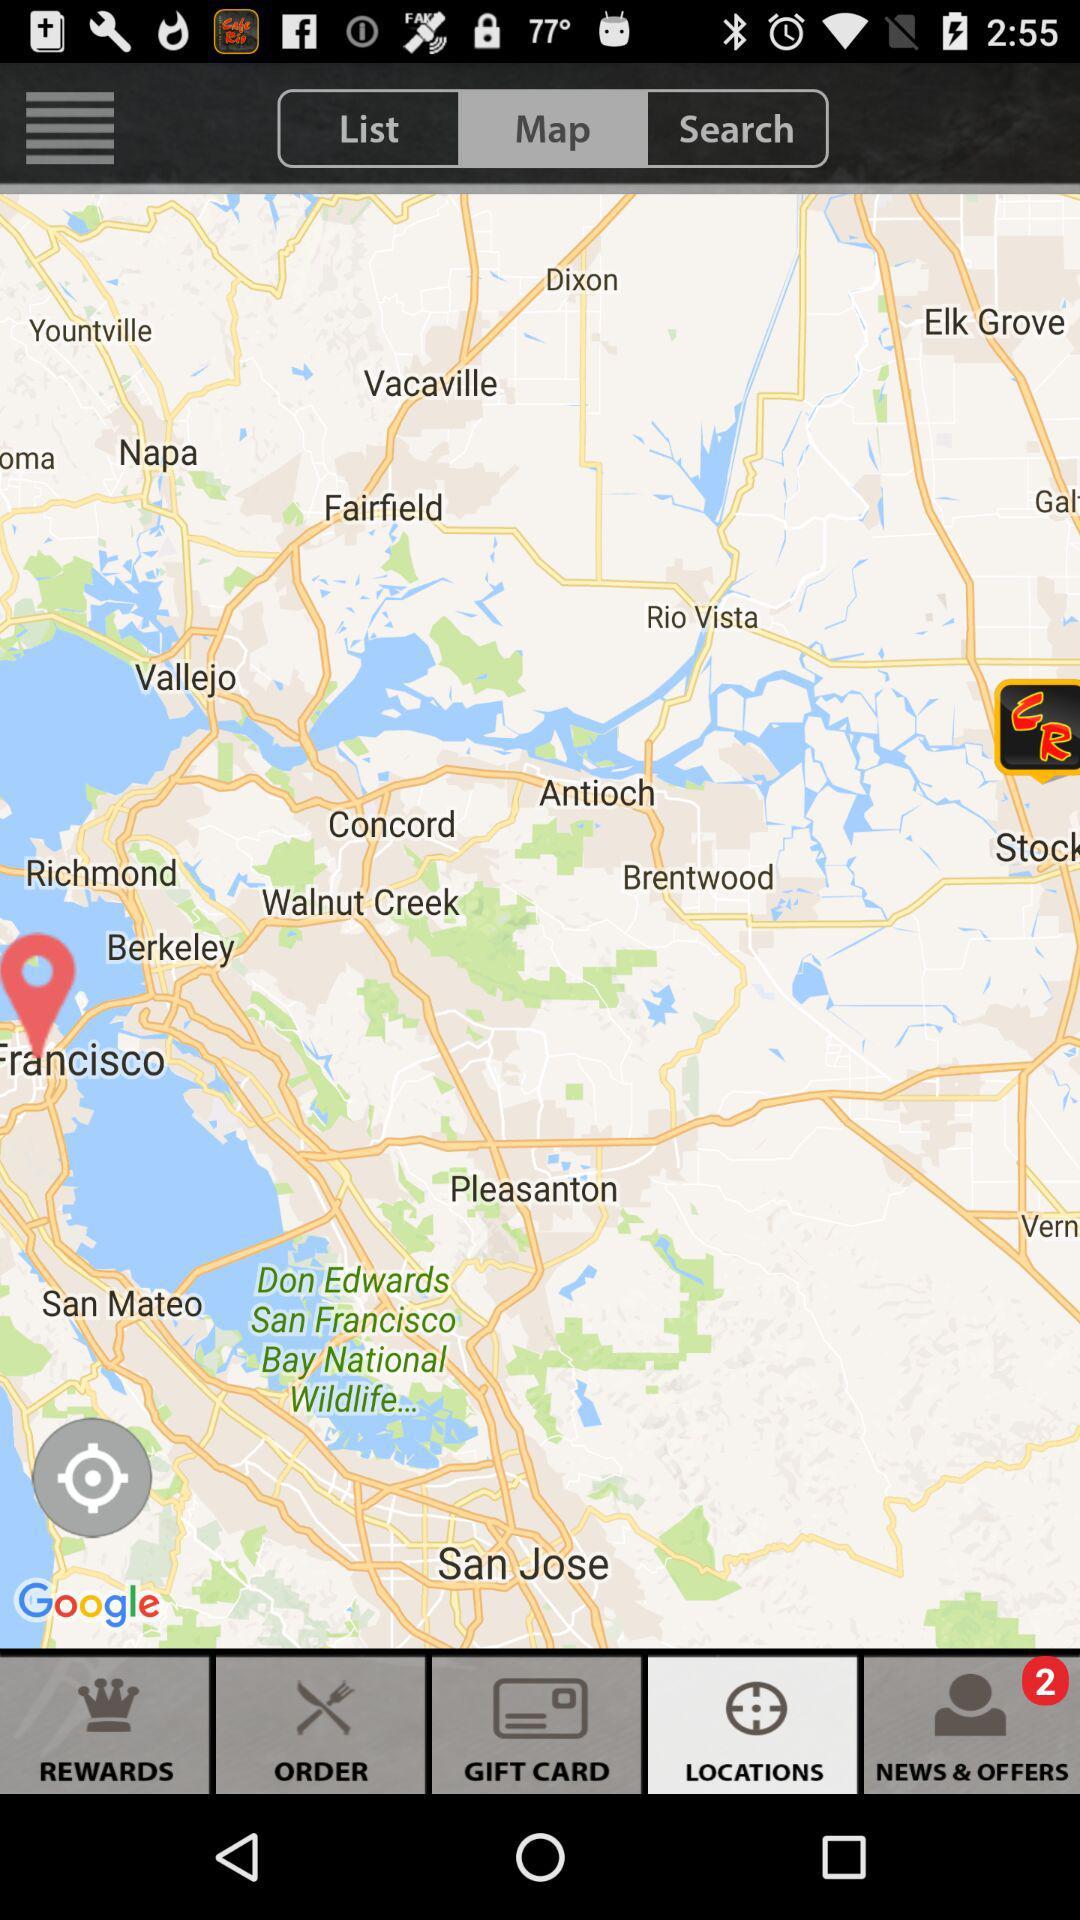  What do you see at coordinates (69, 127) in the screenshot?
I see `the icon to the left of list` at bounding box center [69, 127].